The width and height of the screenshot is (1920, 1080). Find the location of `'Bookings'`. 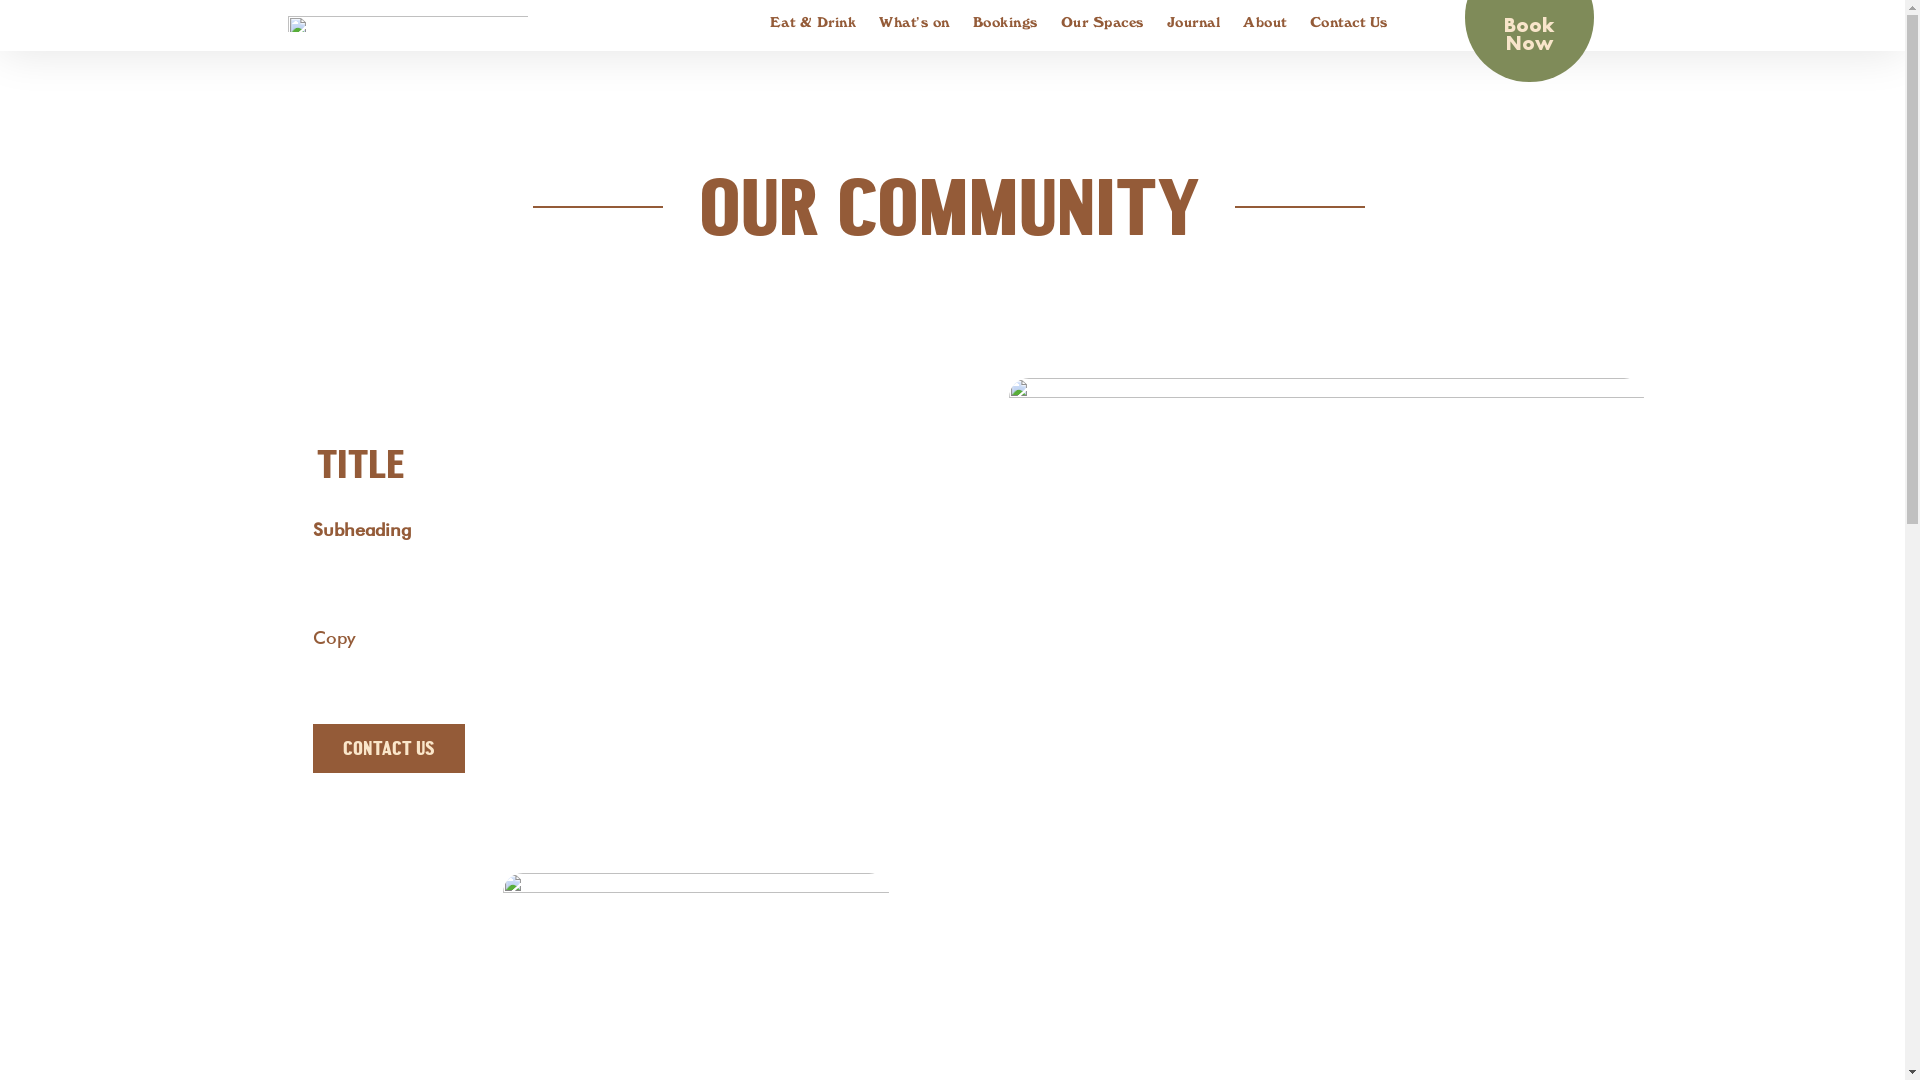

'Bookings' is located at coordinates (1004, 22).